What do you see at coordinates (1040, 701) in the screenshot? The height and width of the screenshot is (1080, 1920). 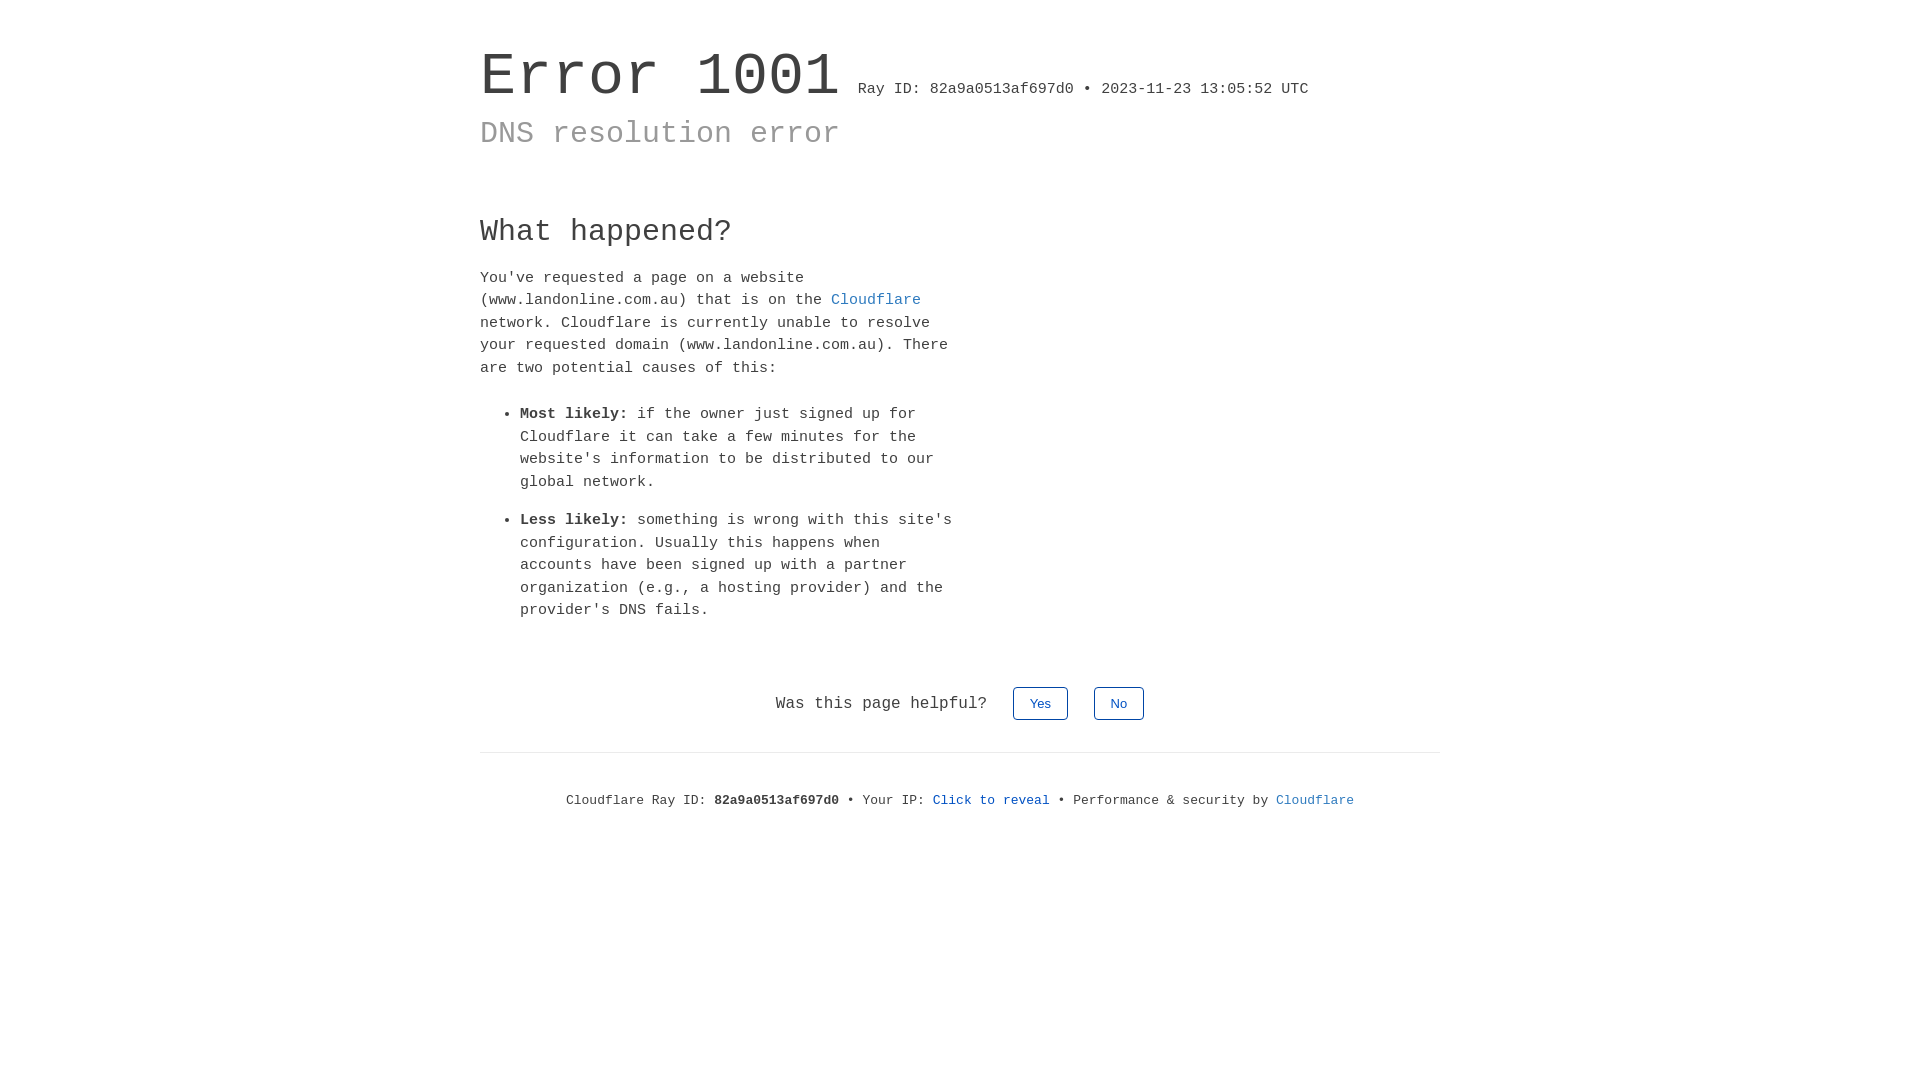 I see `'Yes'` at bounding box center [1040, 701].